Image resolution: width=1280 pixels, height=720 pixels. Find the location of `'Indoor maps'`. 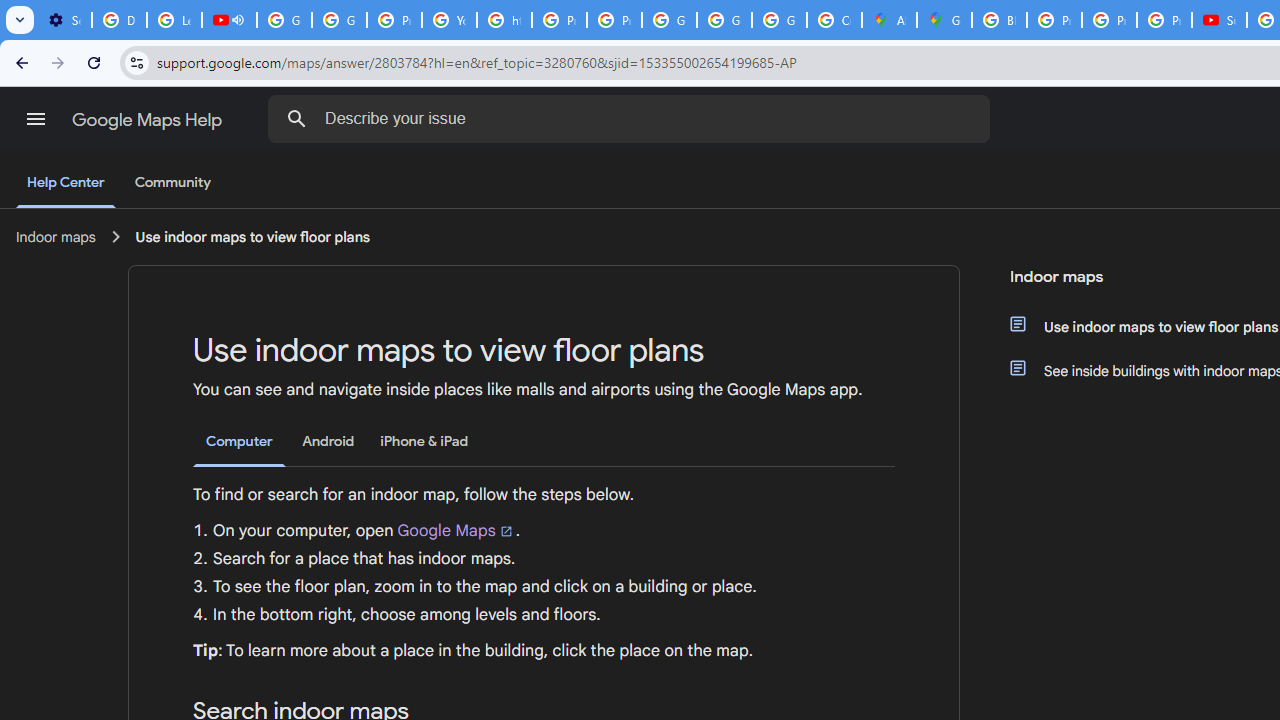

'Indoor maps' is located at coordinates (55, 236).